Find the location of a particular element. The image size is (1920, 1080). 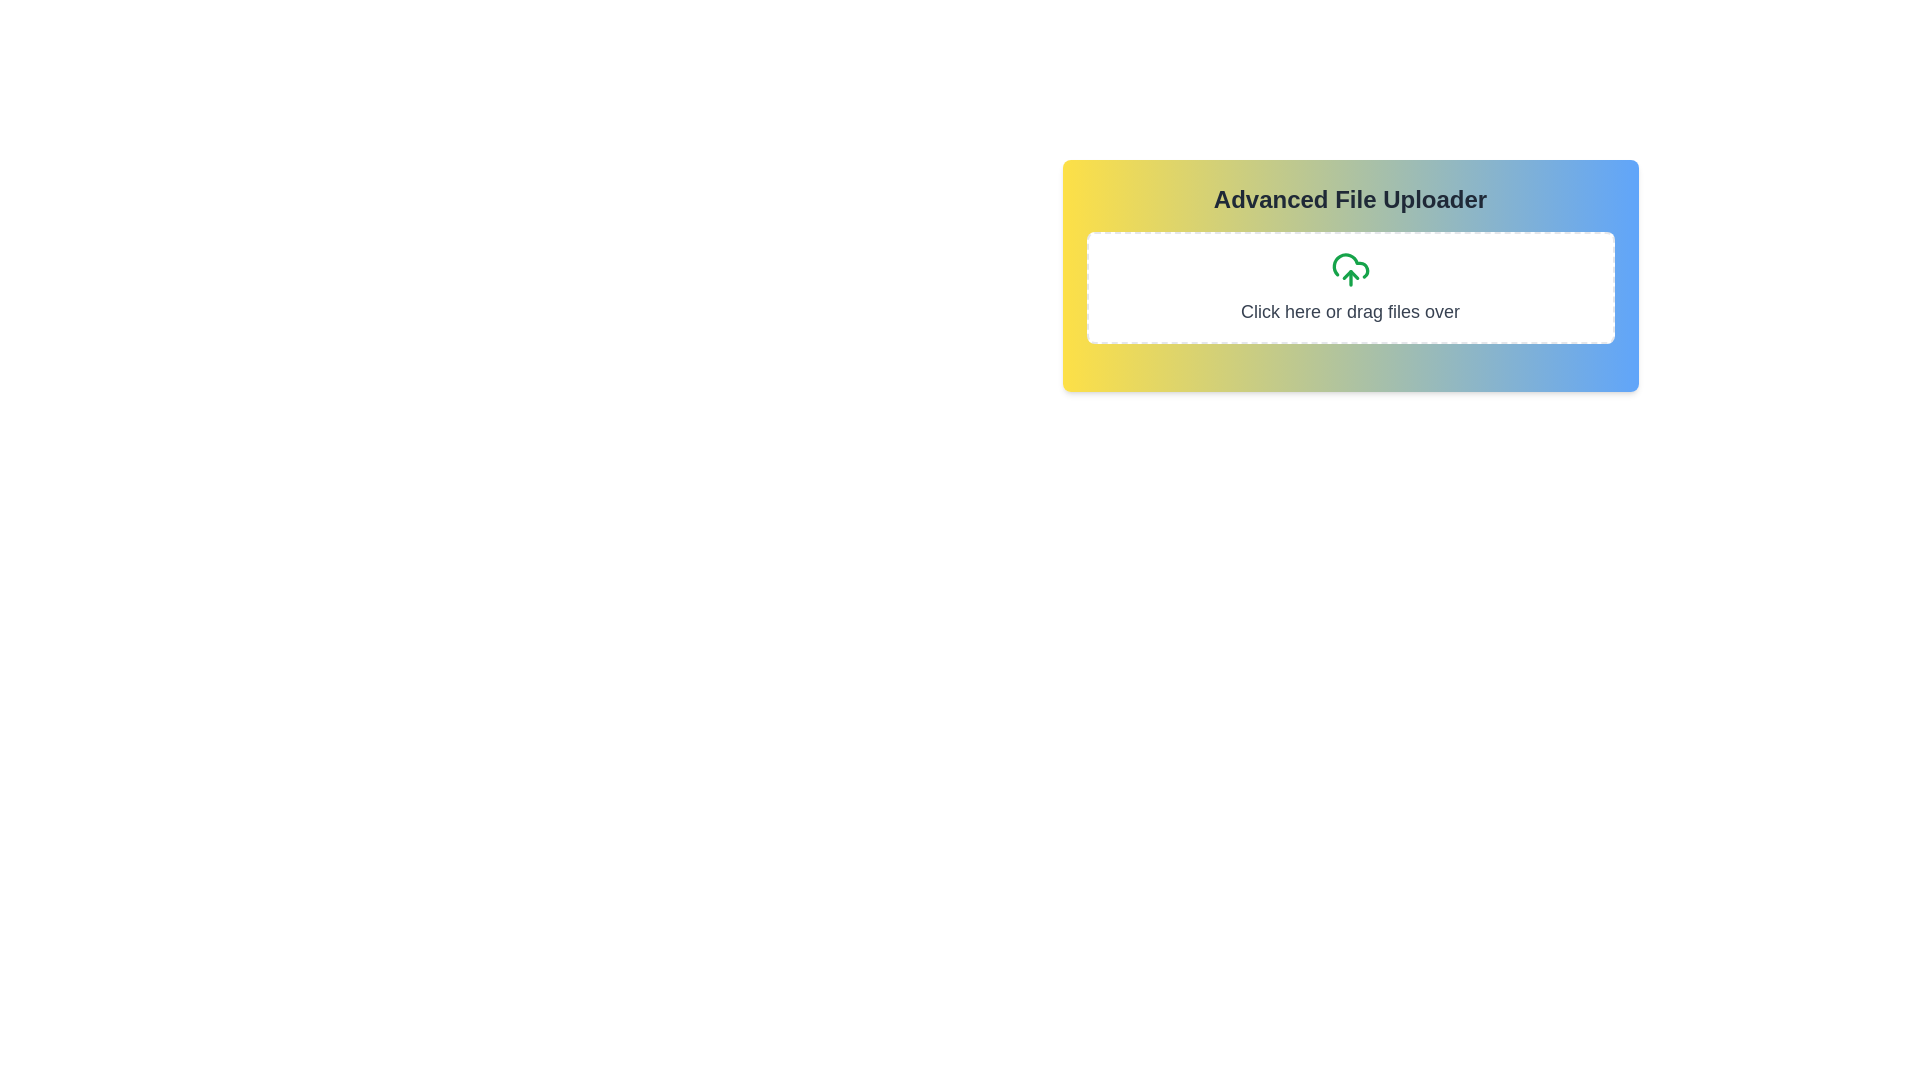

text instruction label that guides the user for file uploading, located at the bottom of the file upload component, centrally positioned within the uploader area is located at coordinates (1350, 312).